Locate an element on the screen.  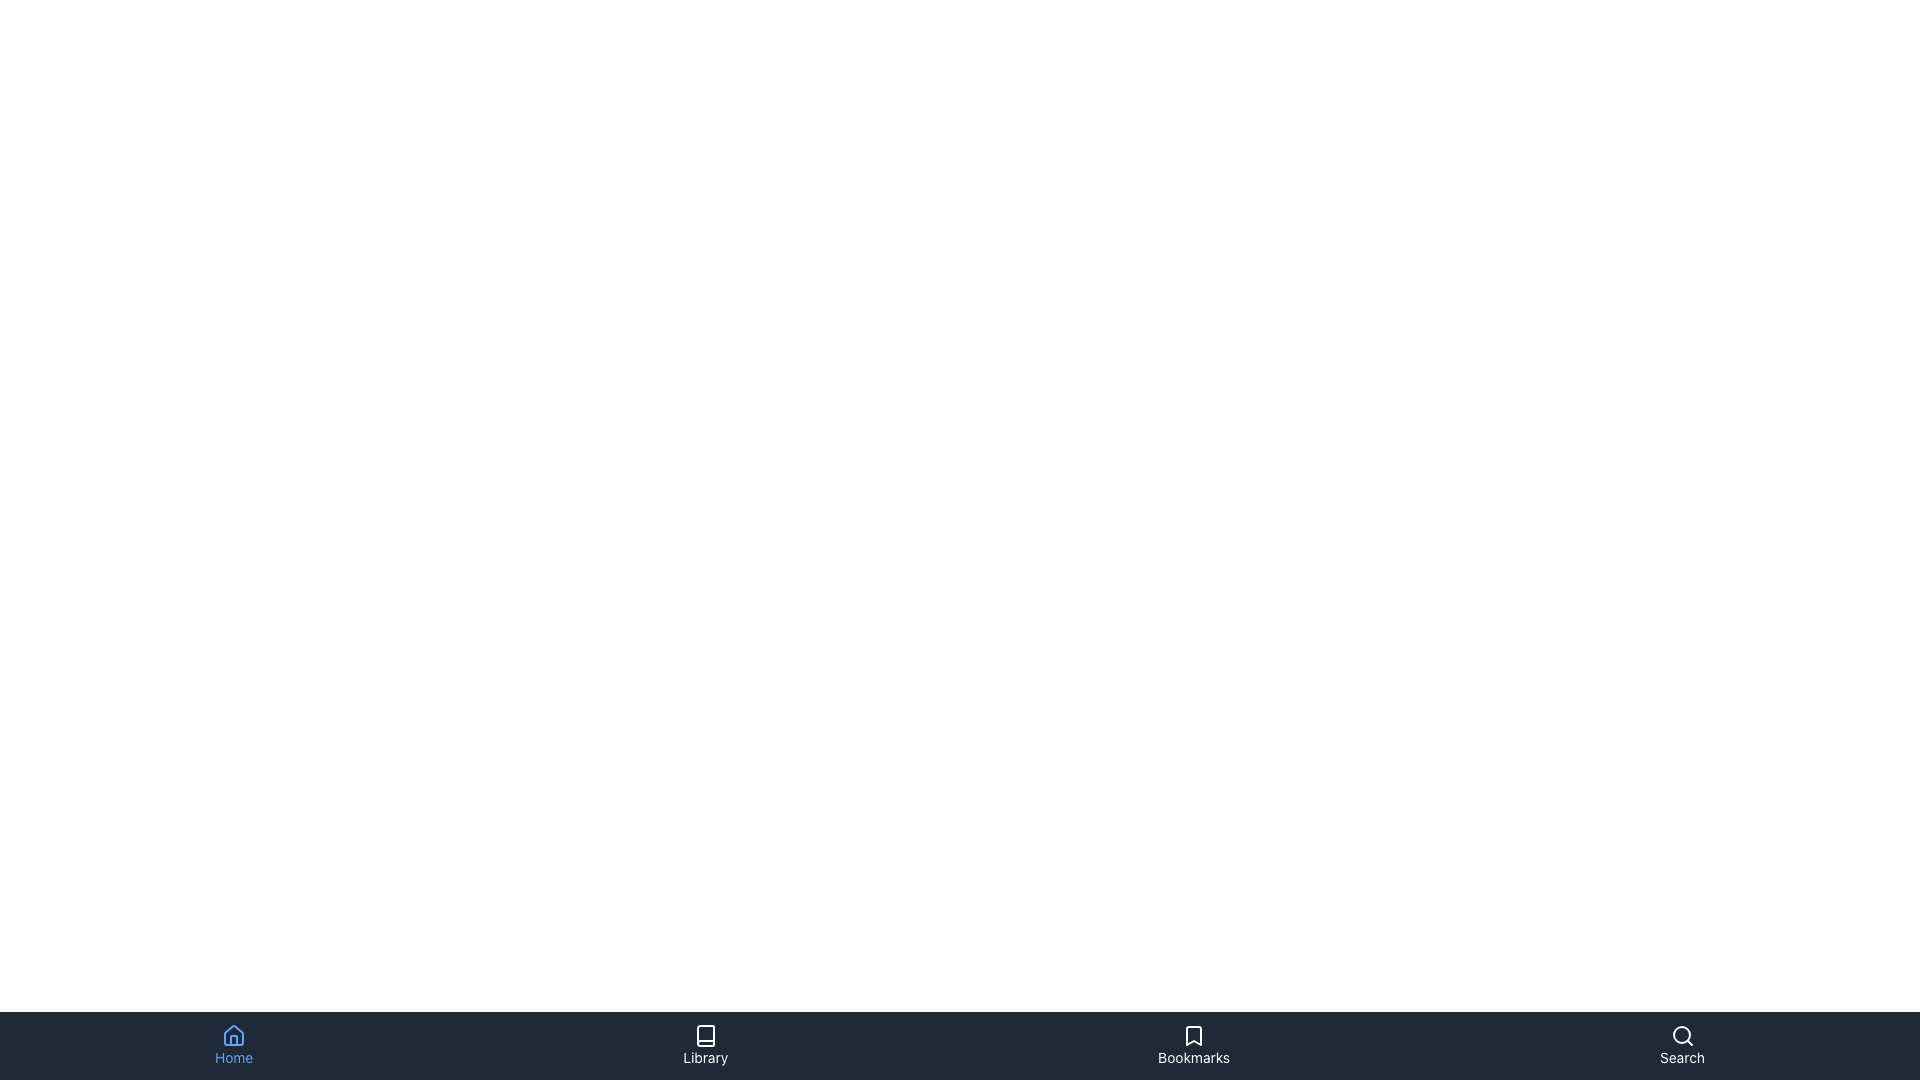
the Navigation Item, which features a book icon and the text 'Library', located in the bottom navigation bar is located at coordinates (705, 1044).